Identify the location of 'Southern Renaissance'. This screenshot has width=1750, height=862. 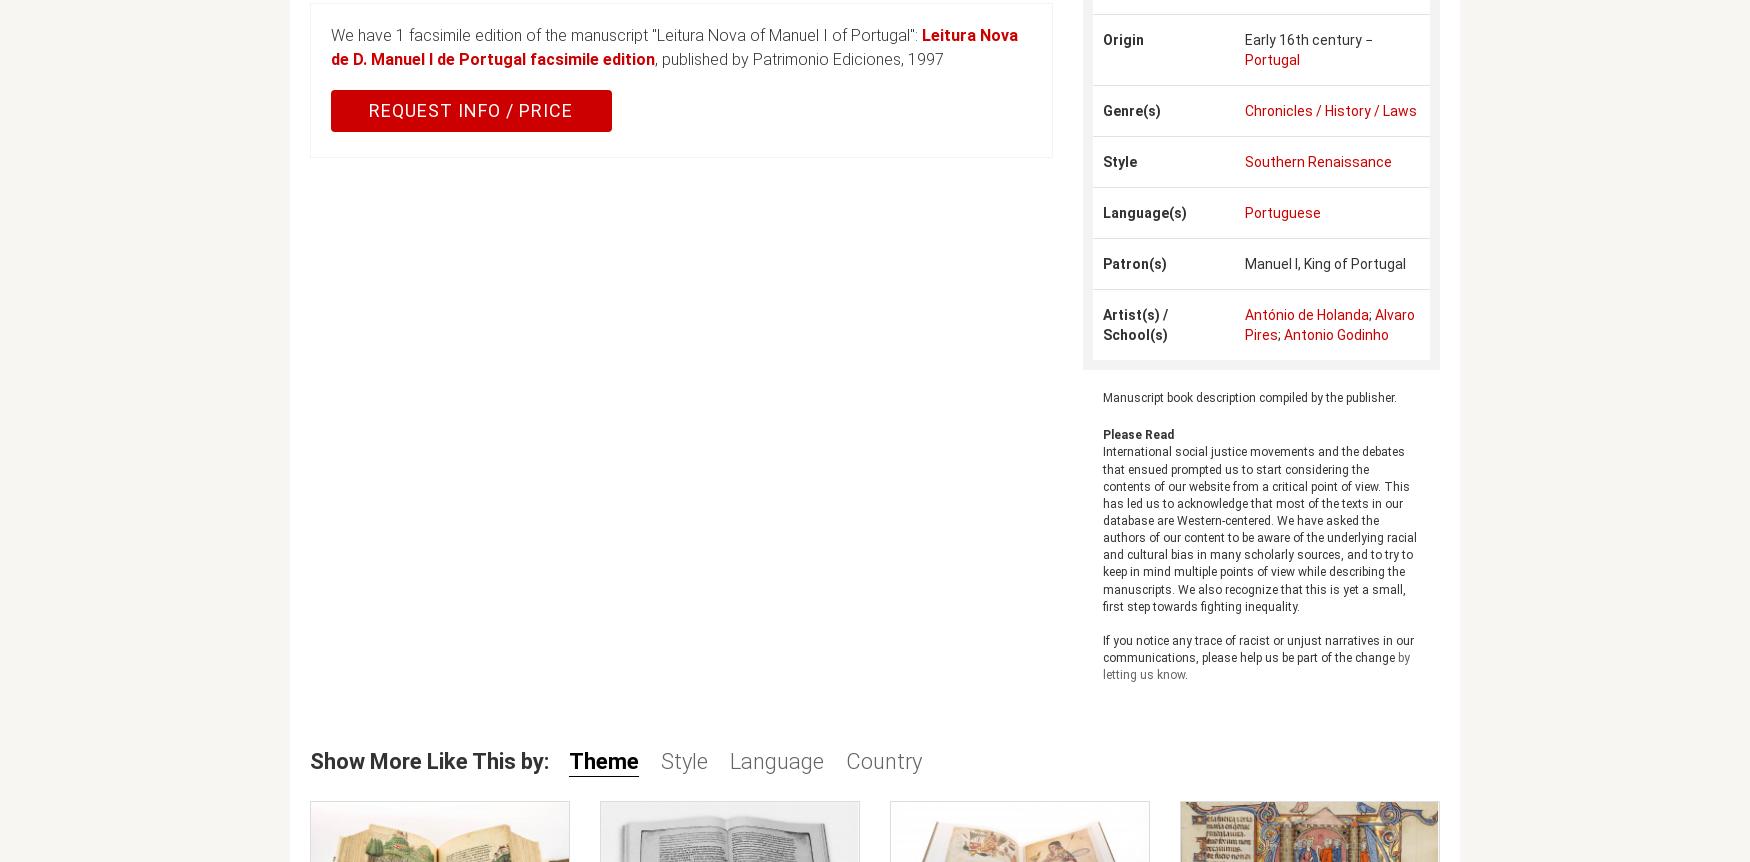
(1244, 161).